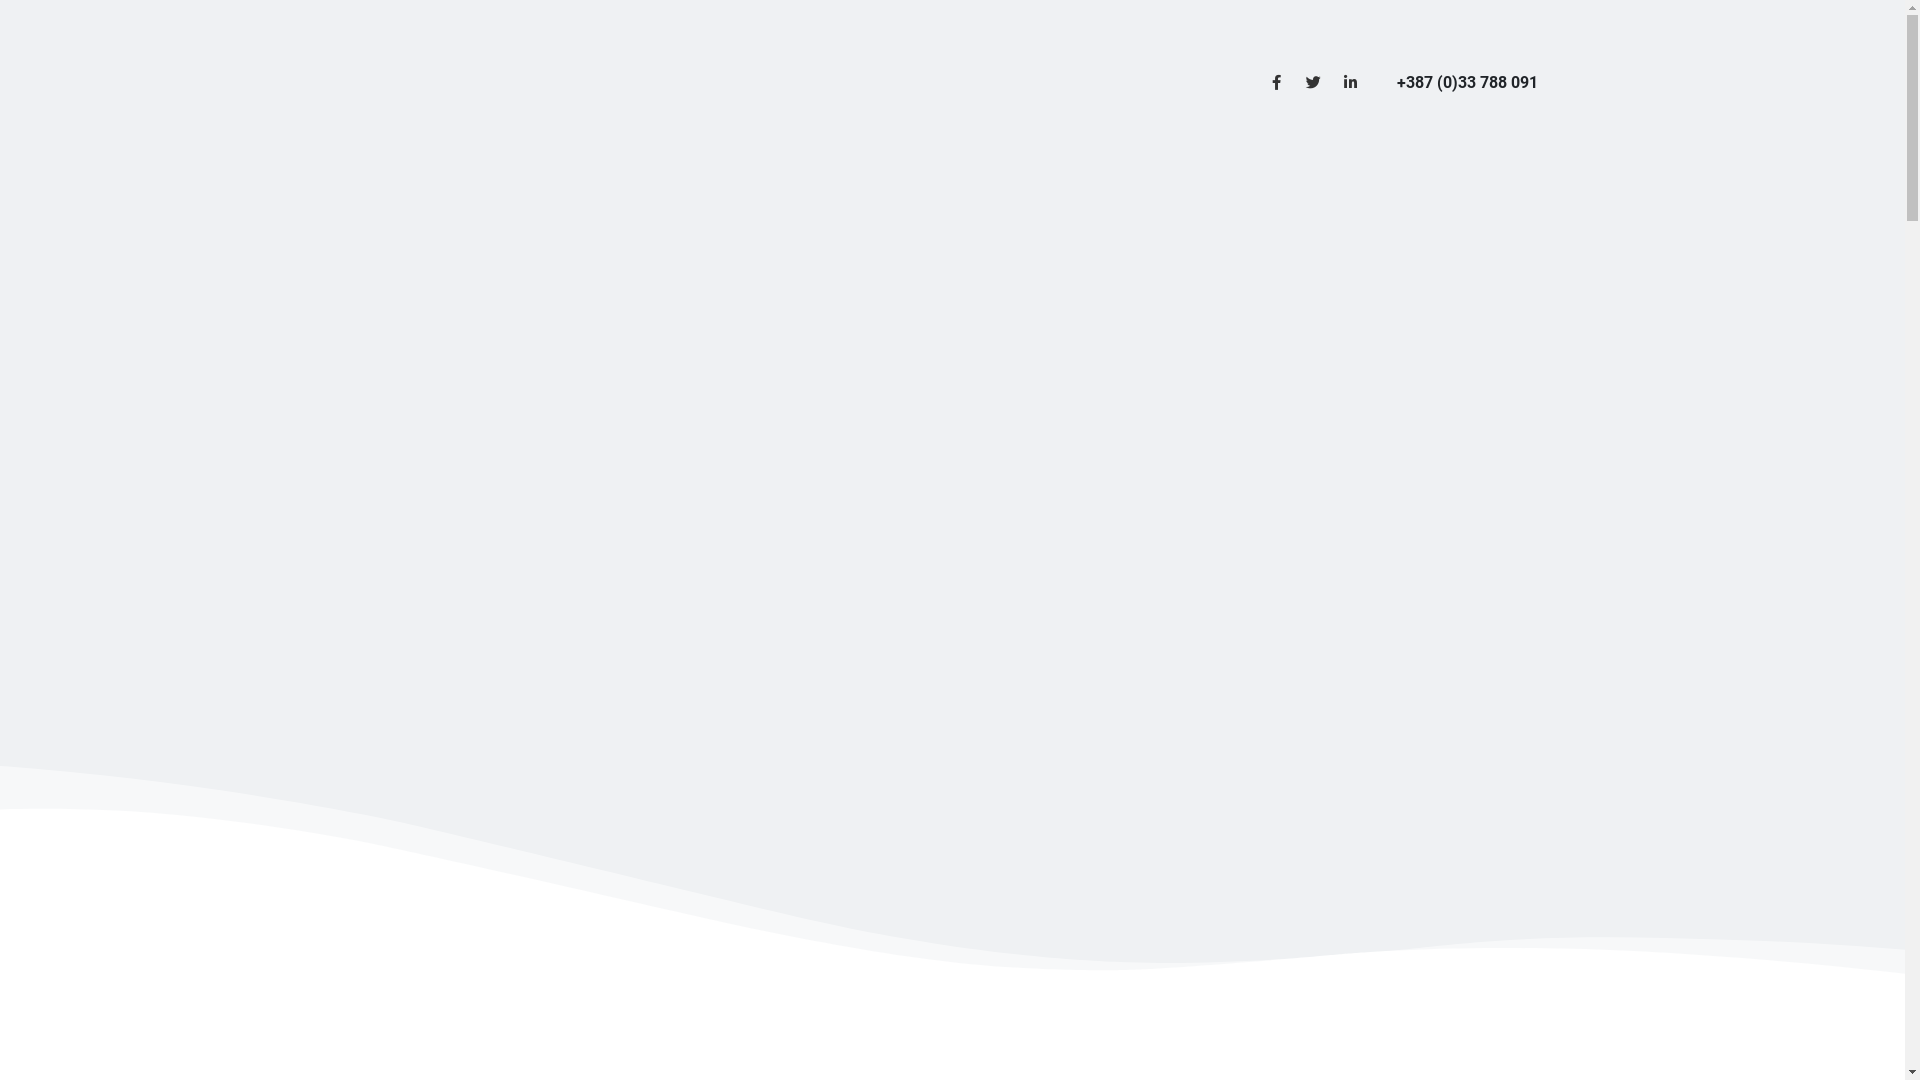  What do you see at coordinates (1257, 80) in the screenshot?
I see `'Facebook'` at bounding box center [1257, 80].